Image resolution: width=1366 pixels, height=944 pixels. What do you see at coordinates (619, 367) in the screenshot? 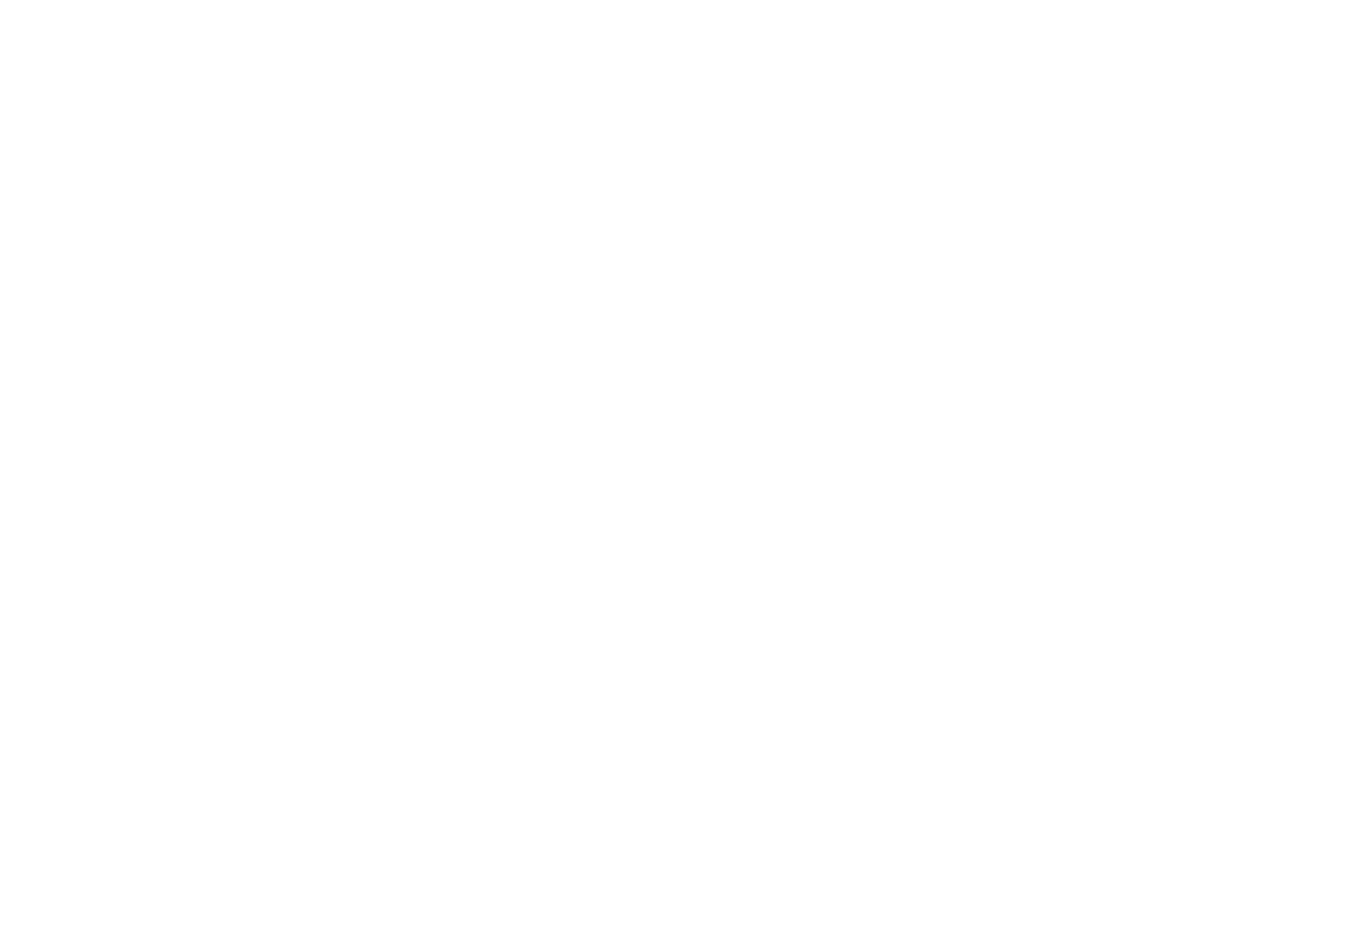
I see `'4'` at bounding box center [619, 367].